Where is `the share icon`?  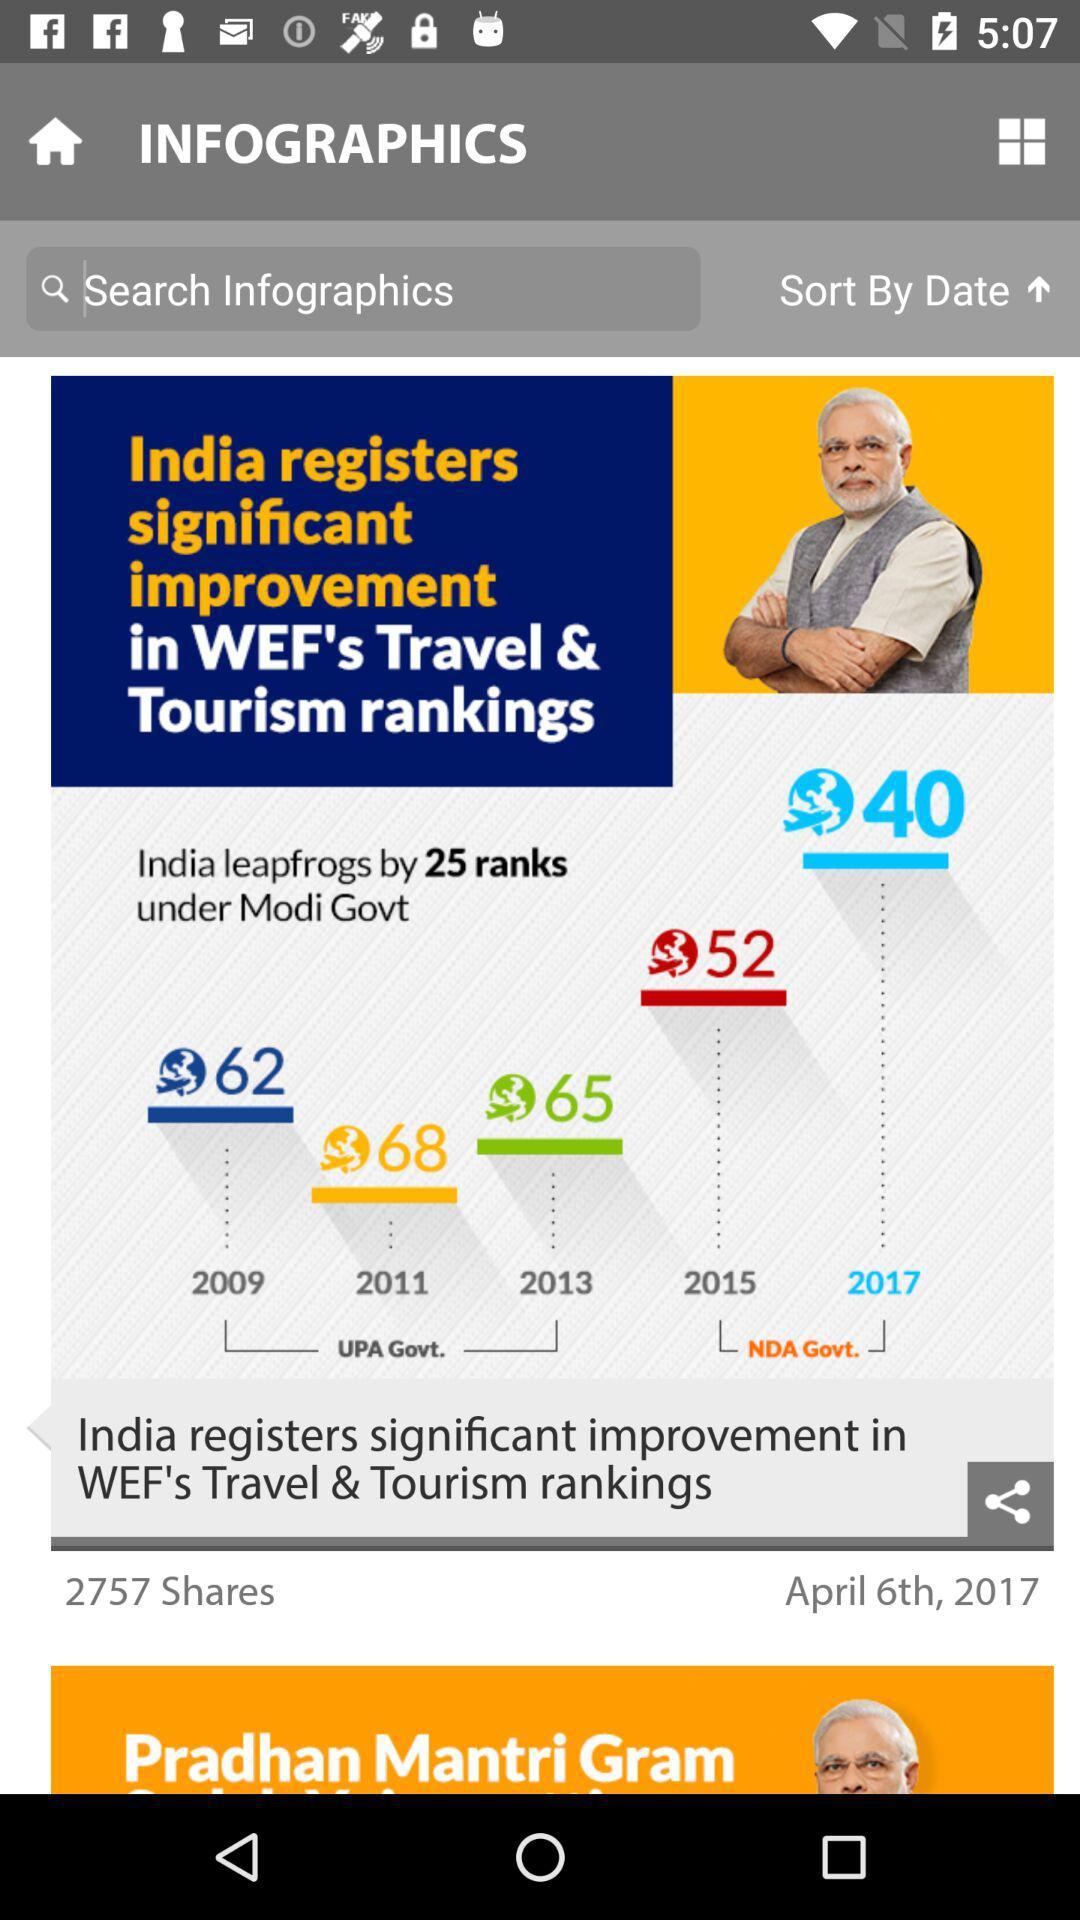
the share icon is located at coordinates (1010, 1499).